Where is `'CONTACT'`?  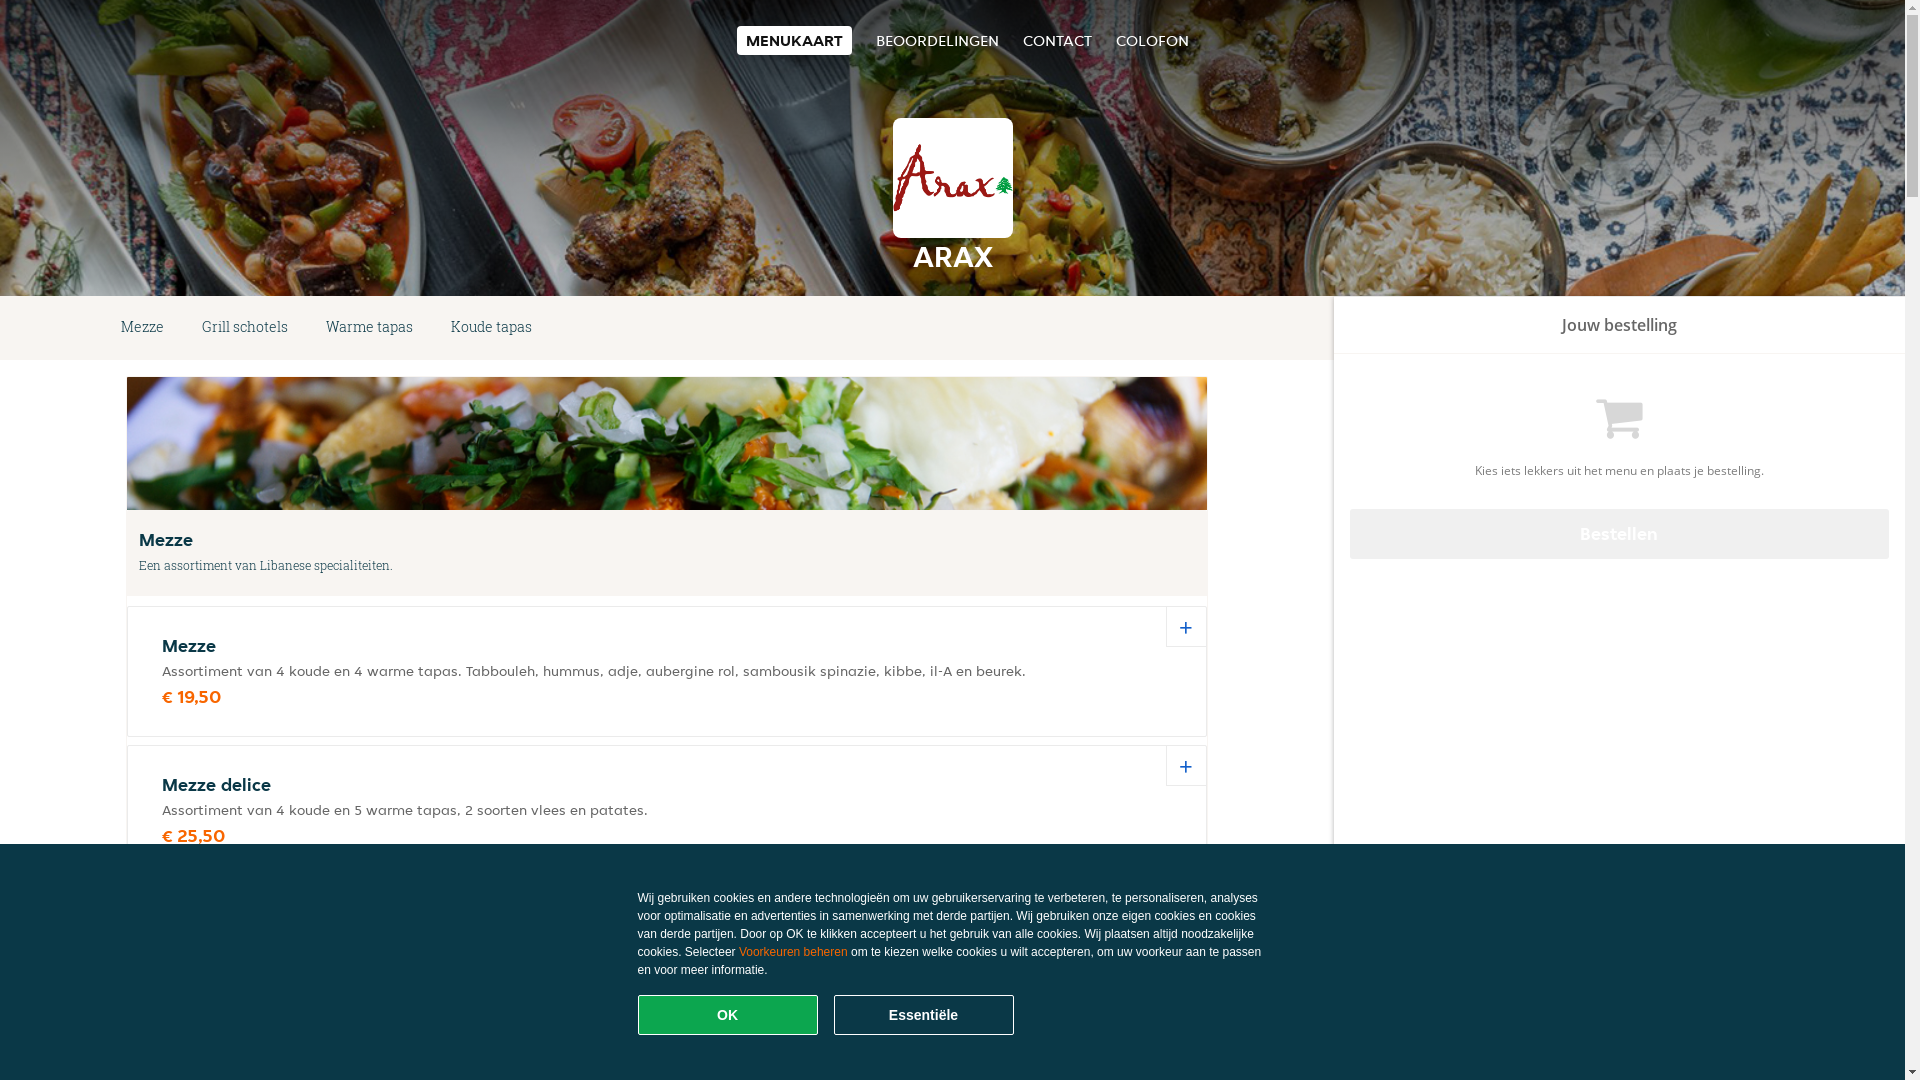 'CONTACT' is located at coordinates (1055, 40).